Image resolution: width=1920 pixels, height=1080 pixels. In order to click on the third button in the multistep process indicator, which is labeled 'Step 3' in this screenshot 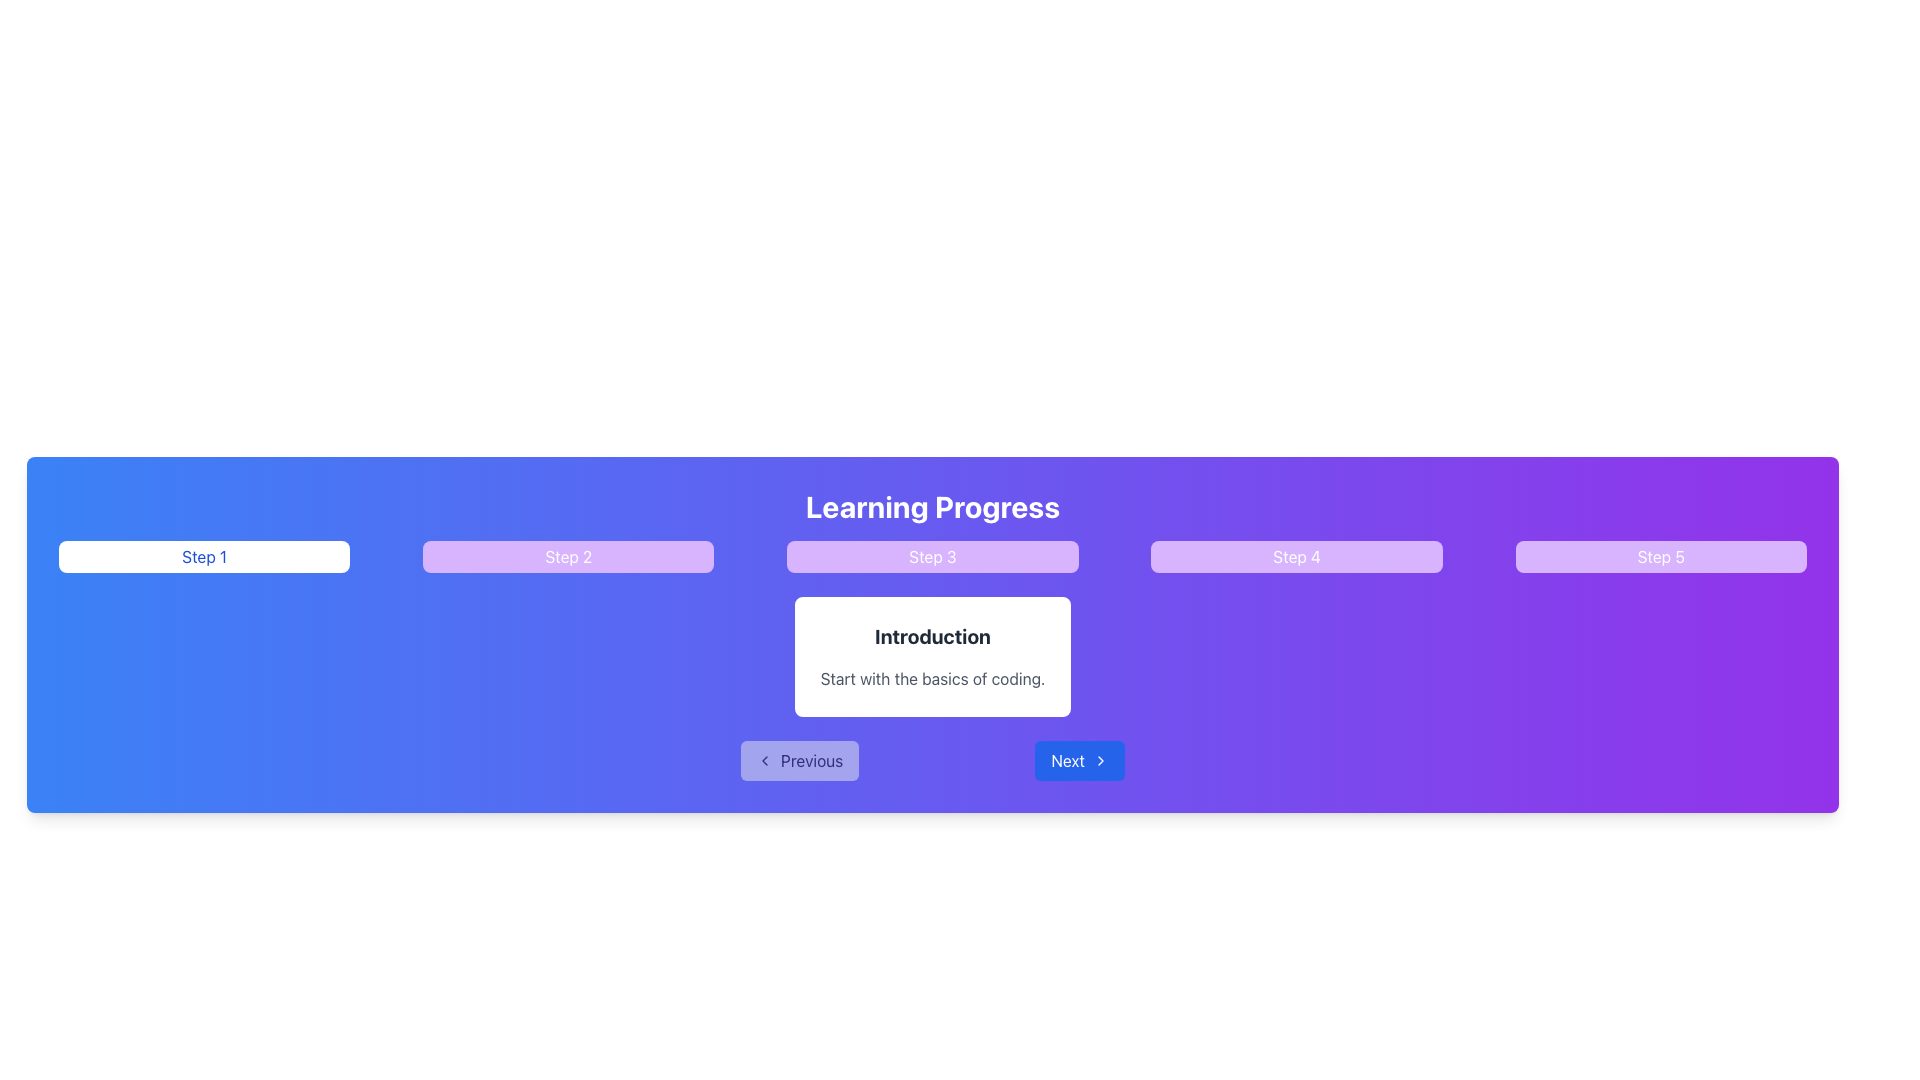, I will do `click(931, 556)`.